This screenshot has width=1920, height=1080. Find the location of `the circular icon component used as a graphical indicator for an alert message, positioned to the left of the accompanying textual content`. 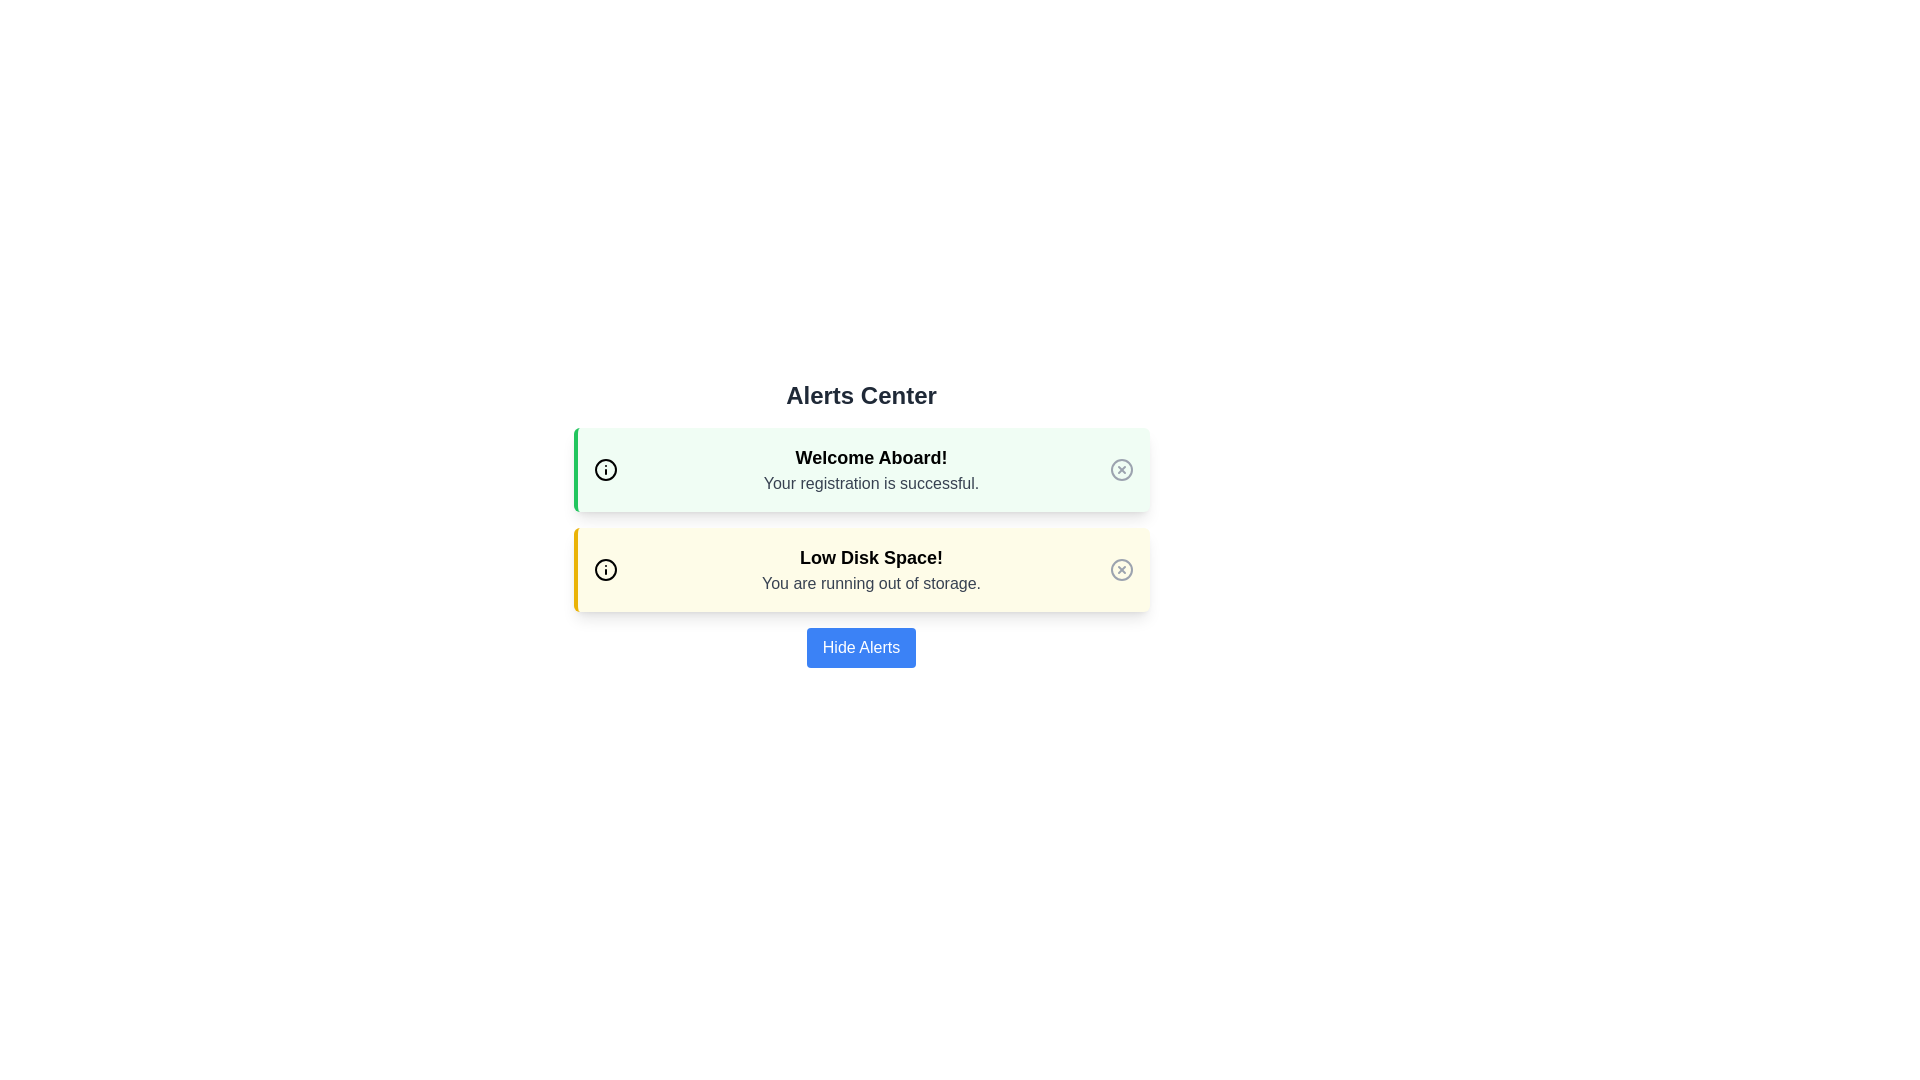

the circular icon component used as a graphical indicator for an alert message, positioned to the left of the accompanying textual content is located at coordinates (604, 470).